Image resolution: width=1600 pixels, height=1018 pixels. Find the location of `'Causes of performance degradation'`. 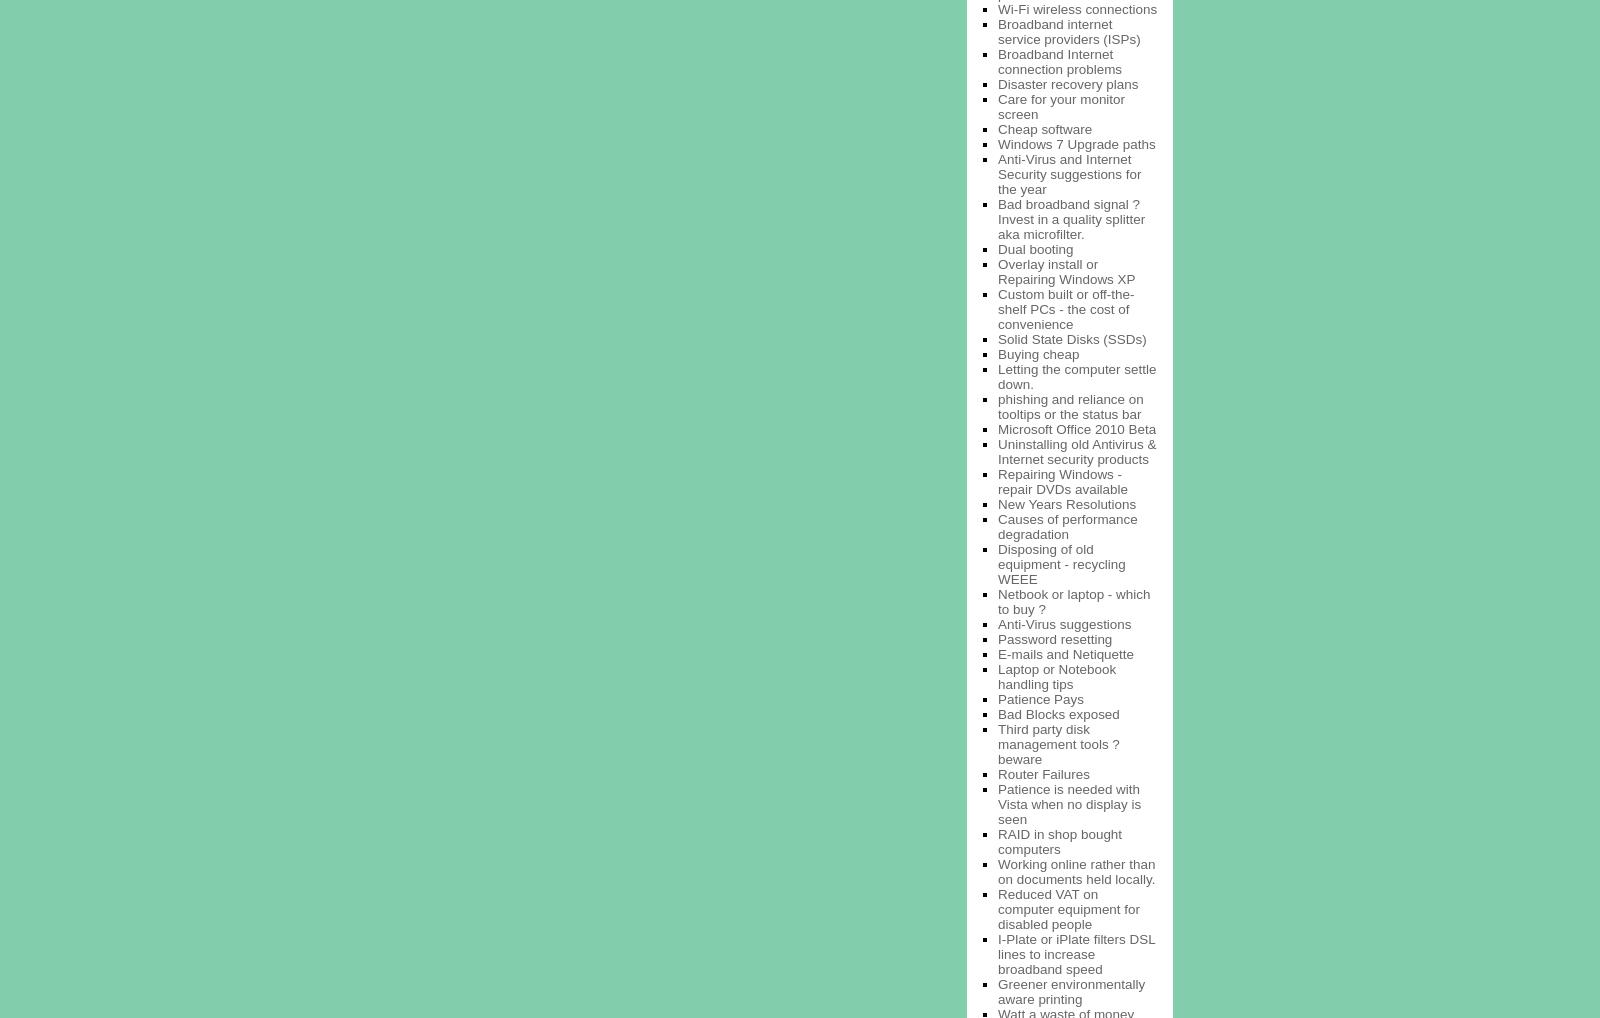

'Causes of performance degradation' is located at coordinates (1067, 525).